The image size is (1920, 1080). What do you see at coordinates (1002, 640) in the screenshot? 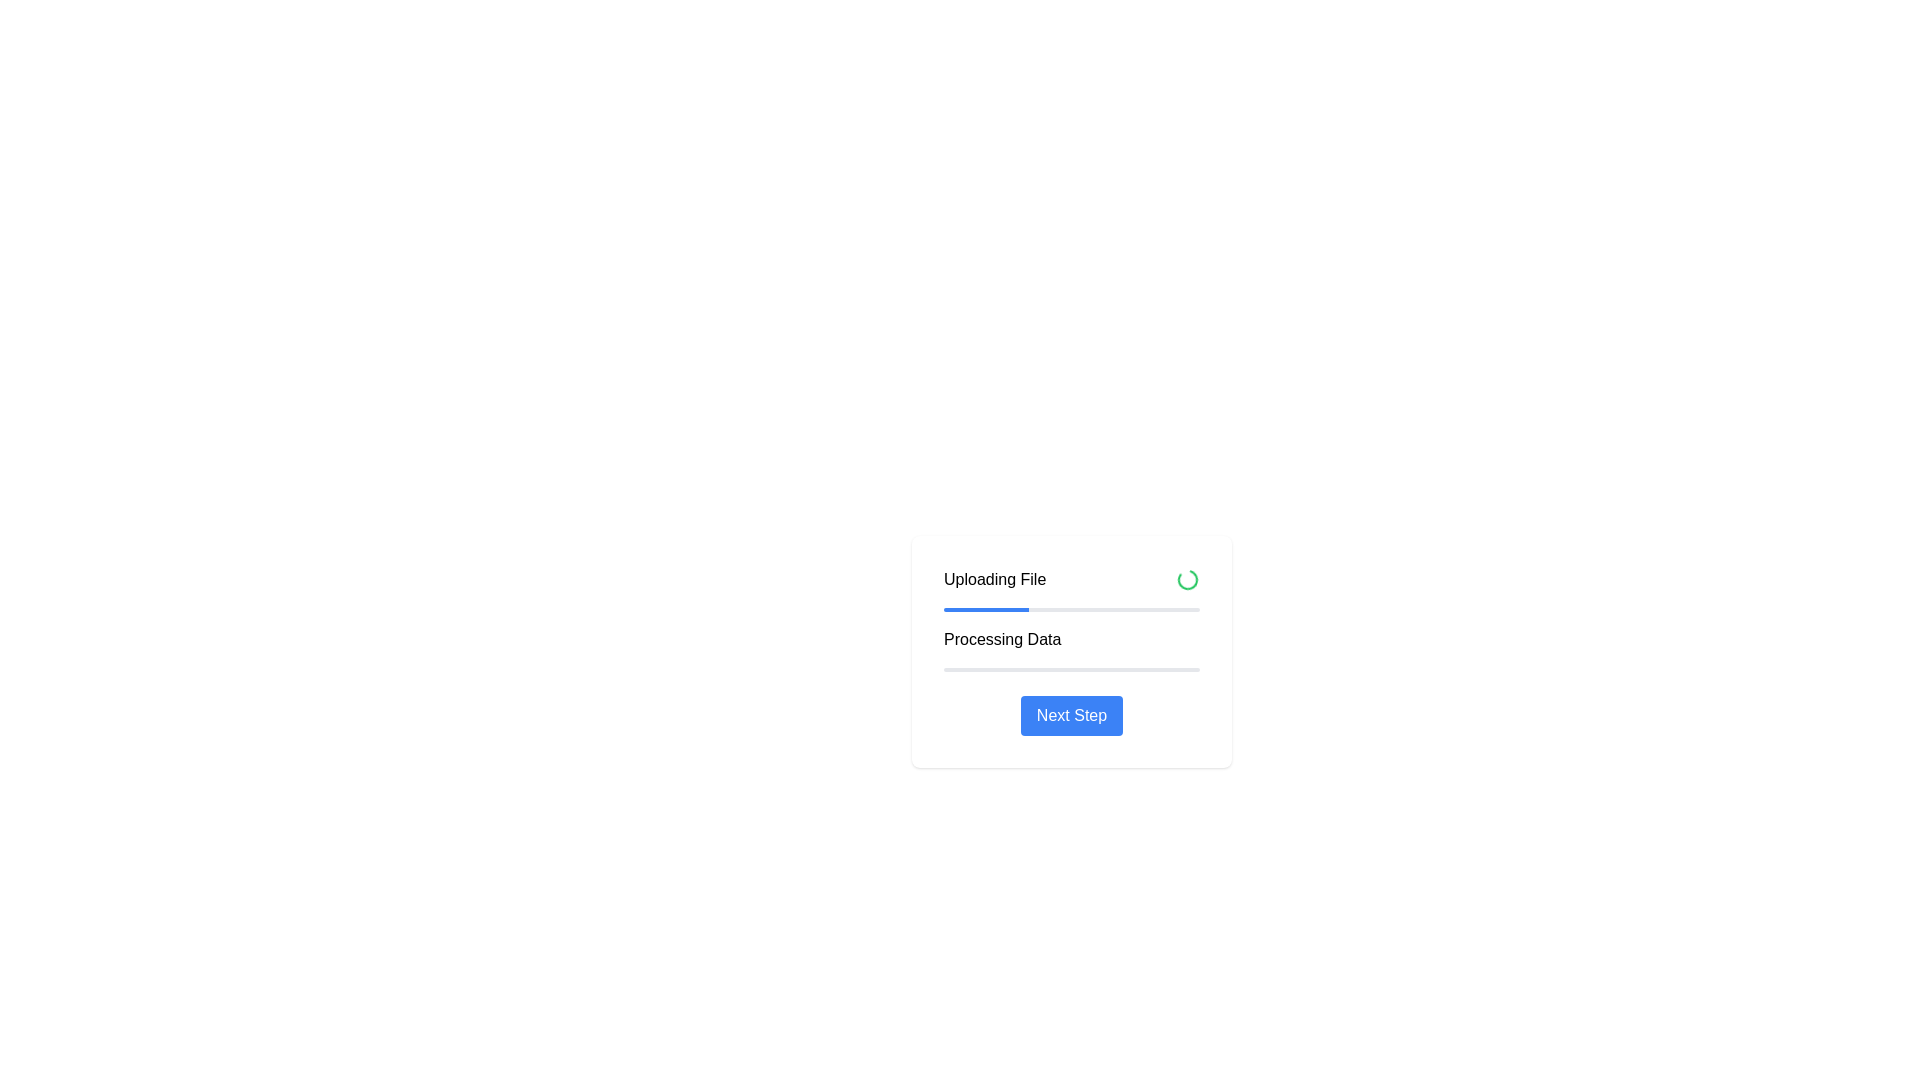
I see `status indicator text label located centrally aligned below the progress bar and above the 'Next Step' button, which communicates the system's current processing status` at bounding box center [1002, 640].